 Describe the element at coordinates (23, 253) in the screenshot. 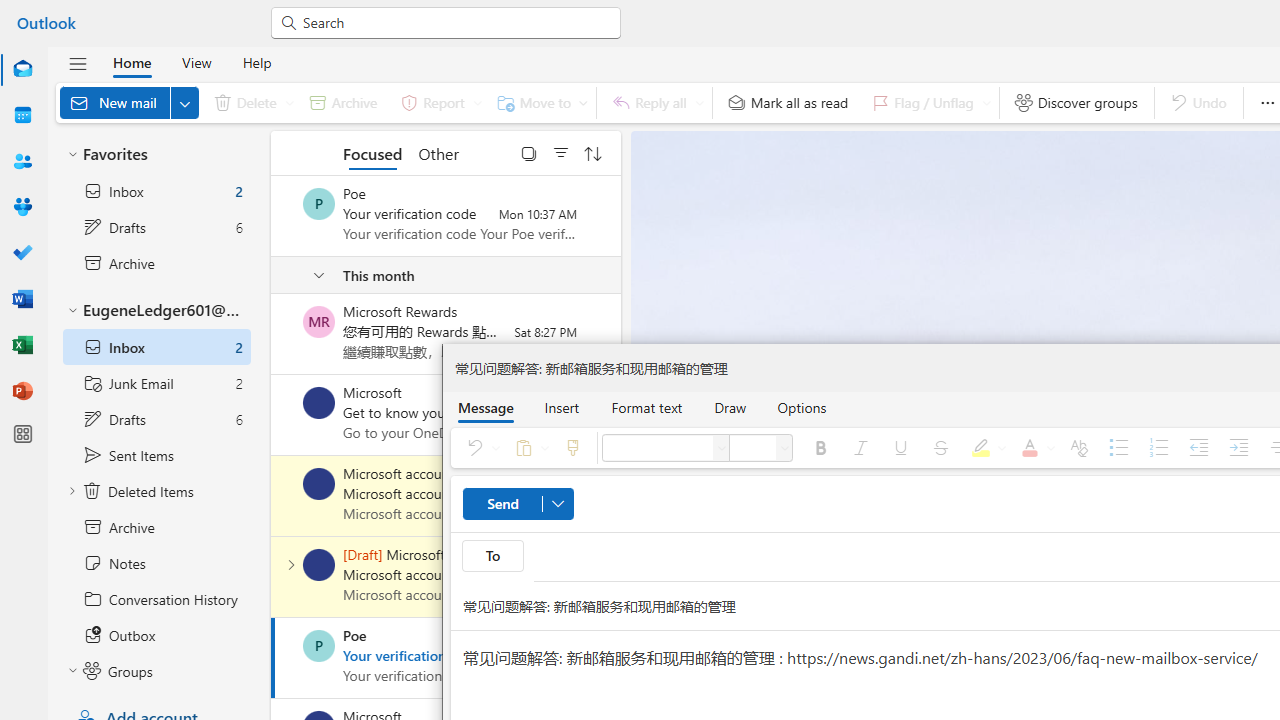

I see `'To Do'` at that location.